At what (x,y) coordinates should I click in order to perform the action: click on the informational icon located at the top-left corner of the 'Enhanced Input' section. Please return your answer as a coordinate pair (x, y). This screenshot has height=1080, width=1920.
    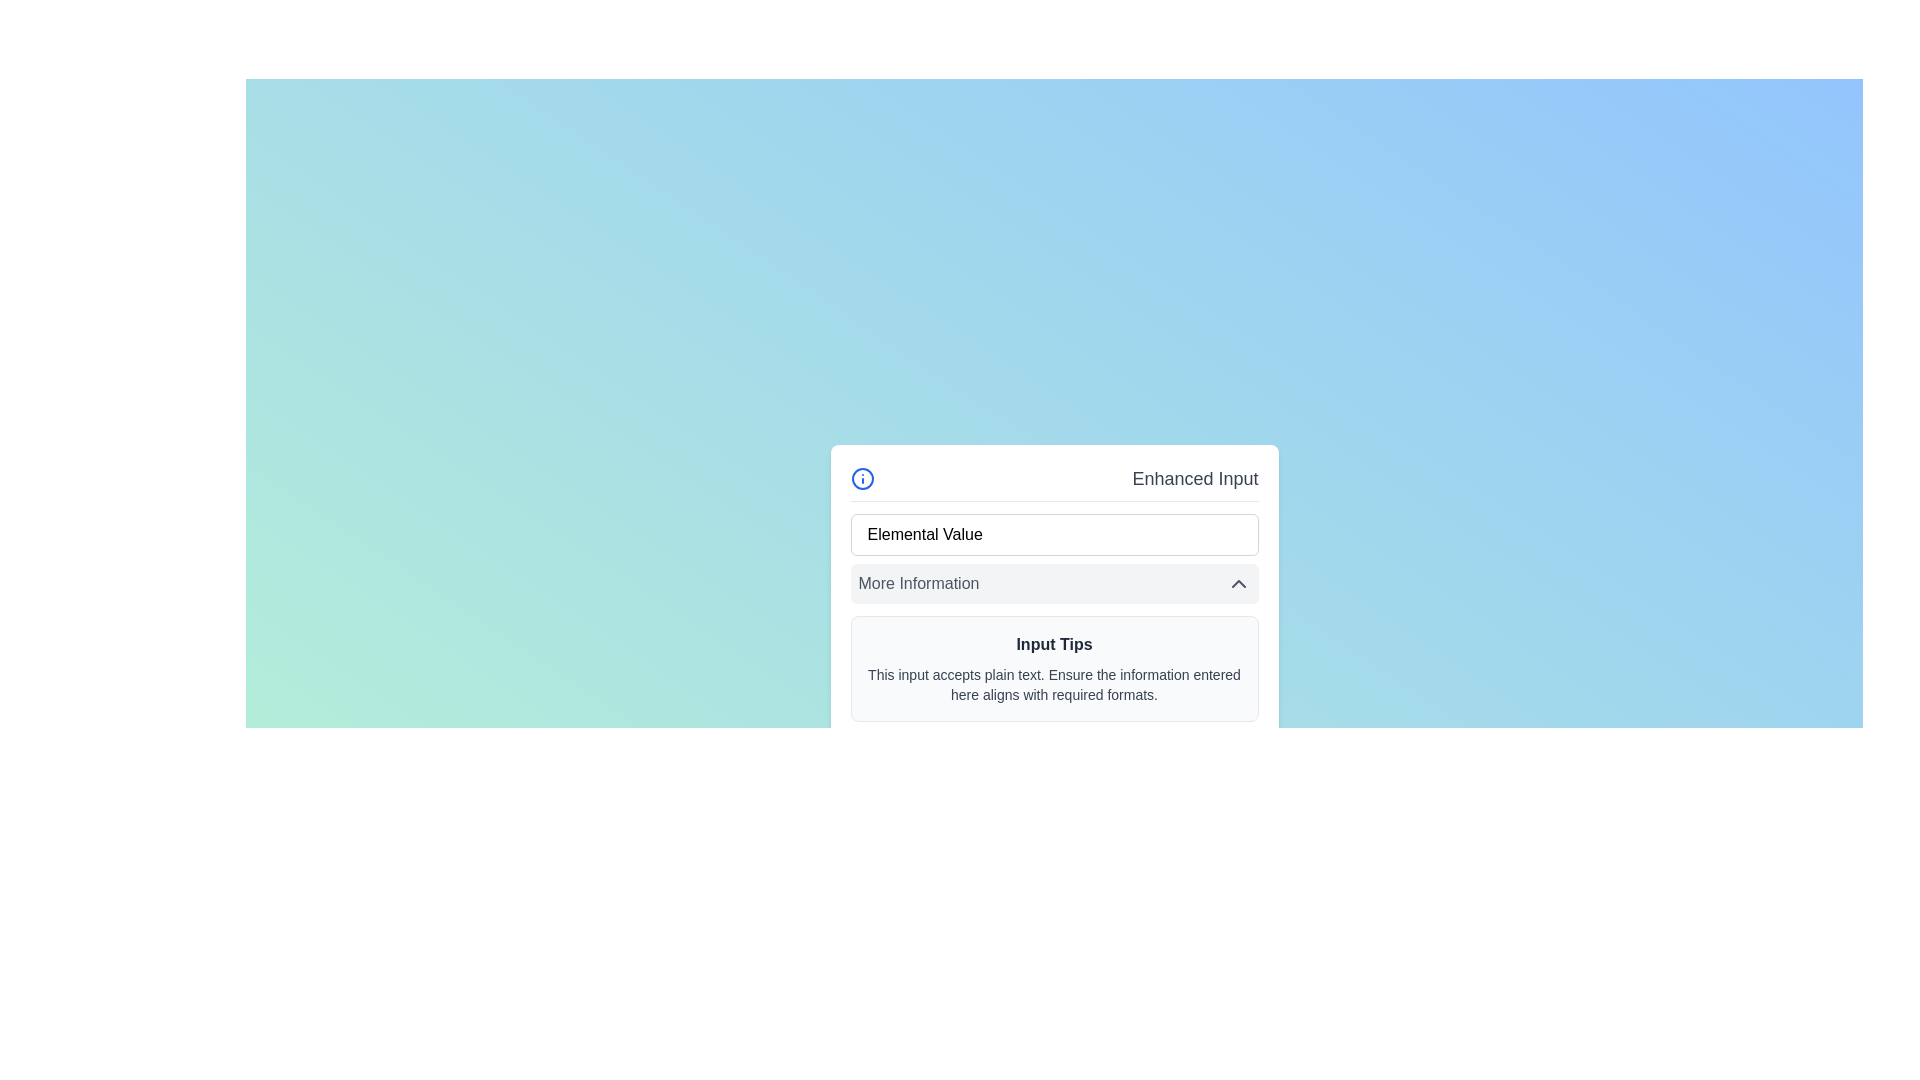
    Looking at the image, I should click on (862, 478).